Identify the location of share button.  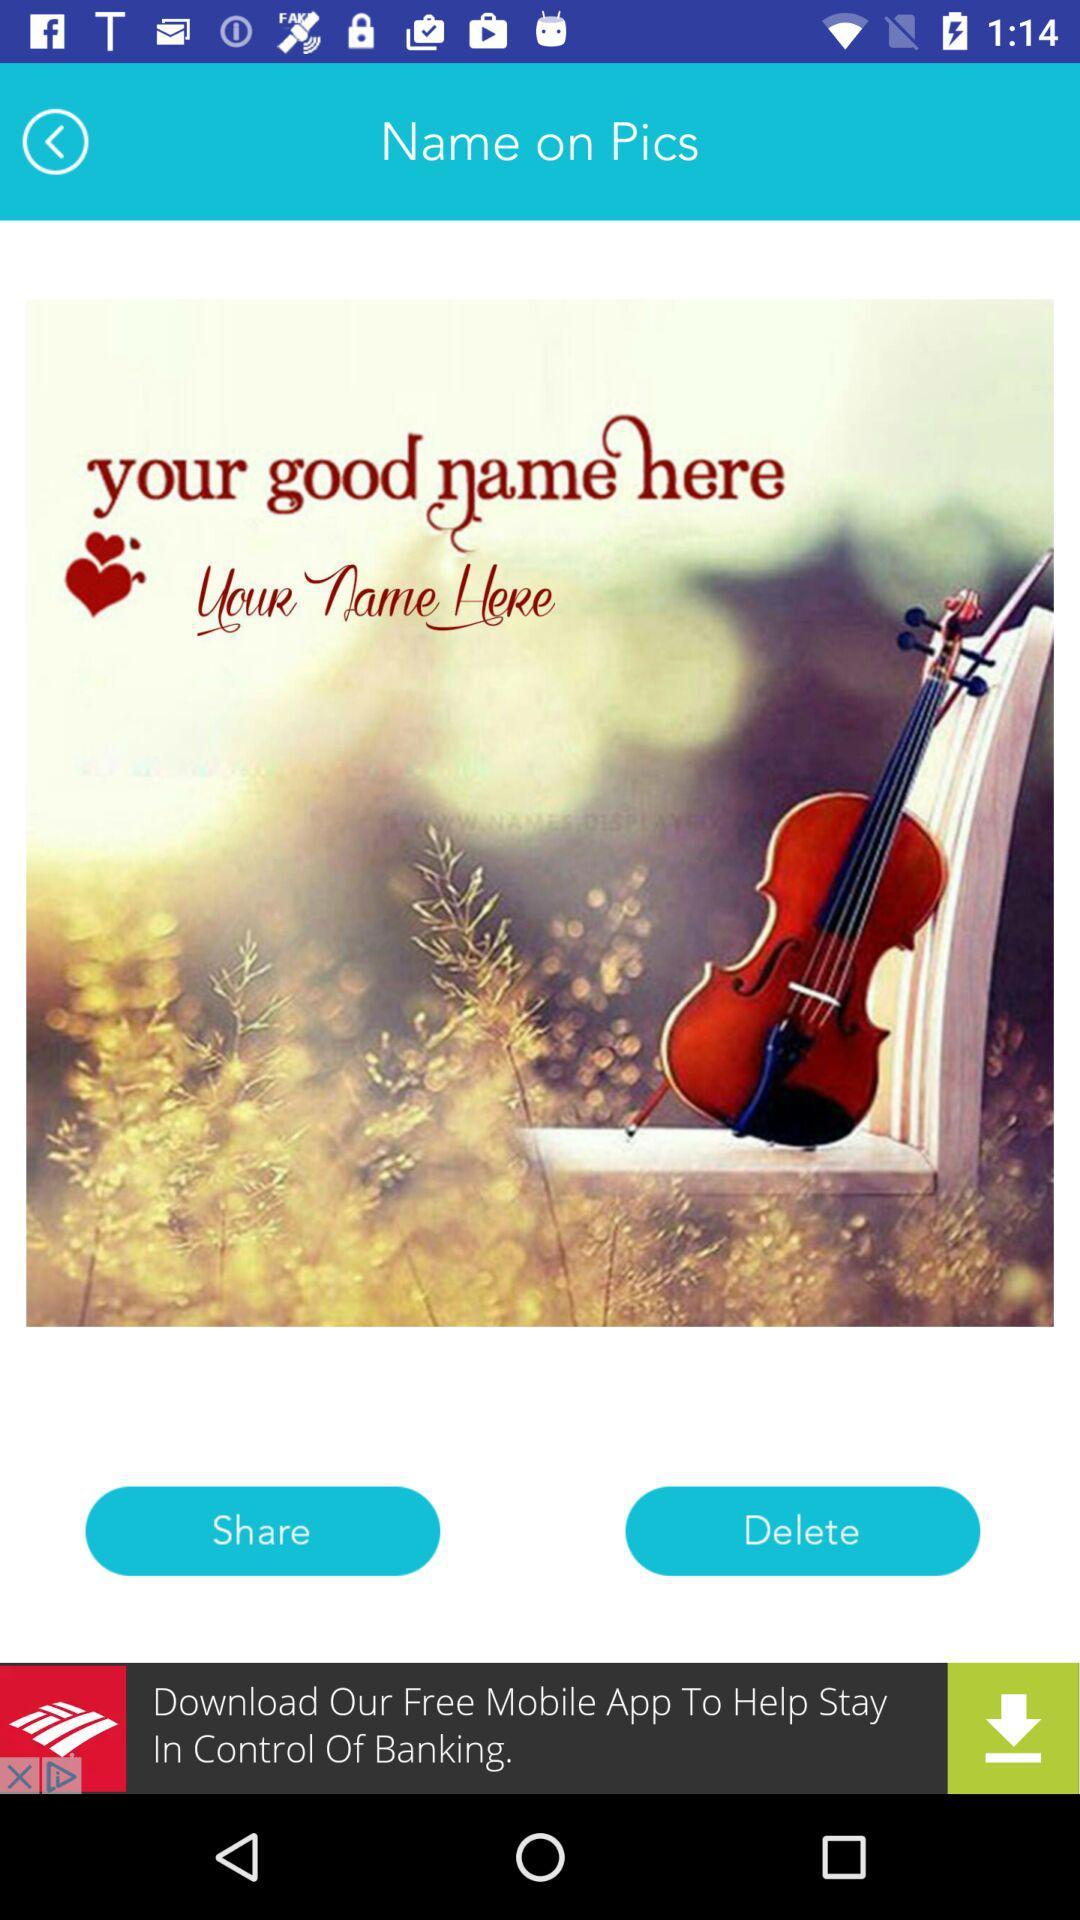
(261, 1530).